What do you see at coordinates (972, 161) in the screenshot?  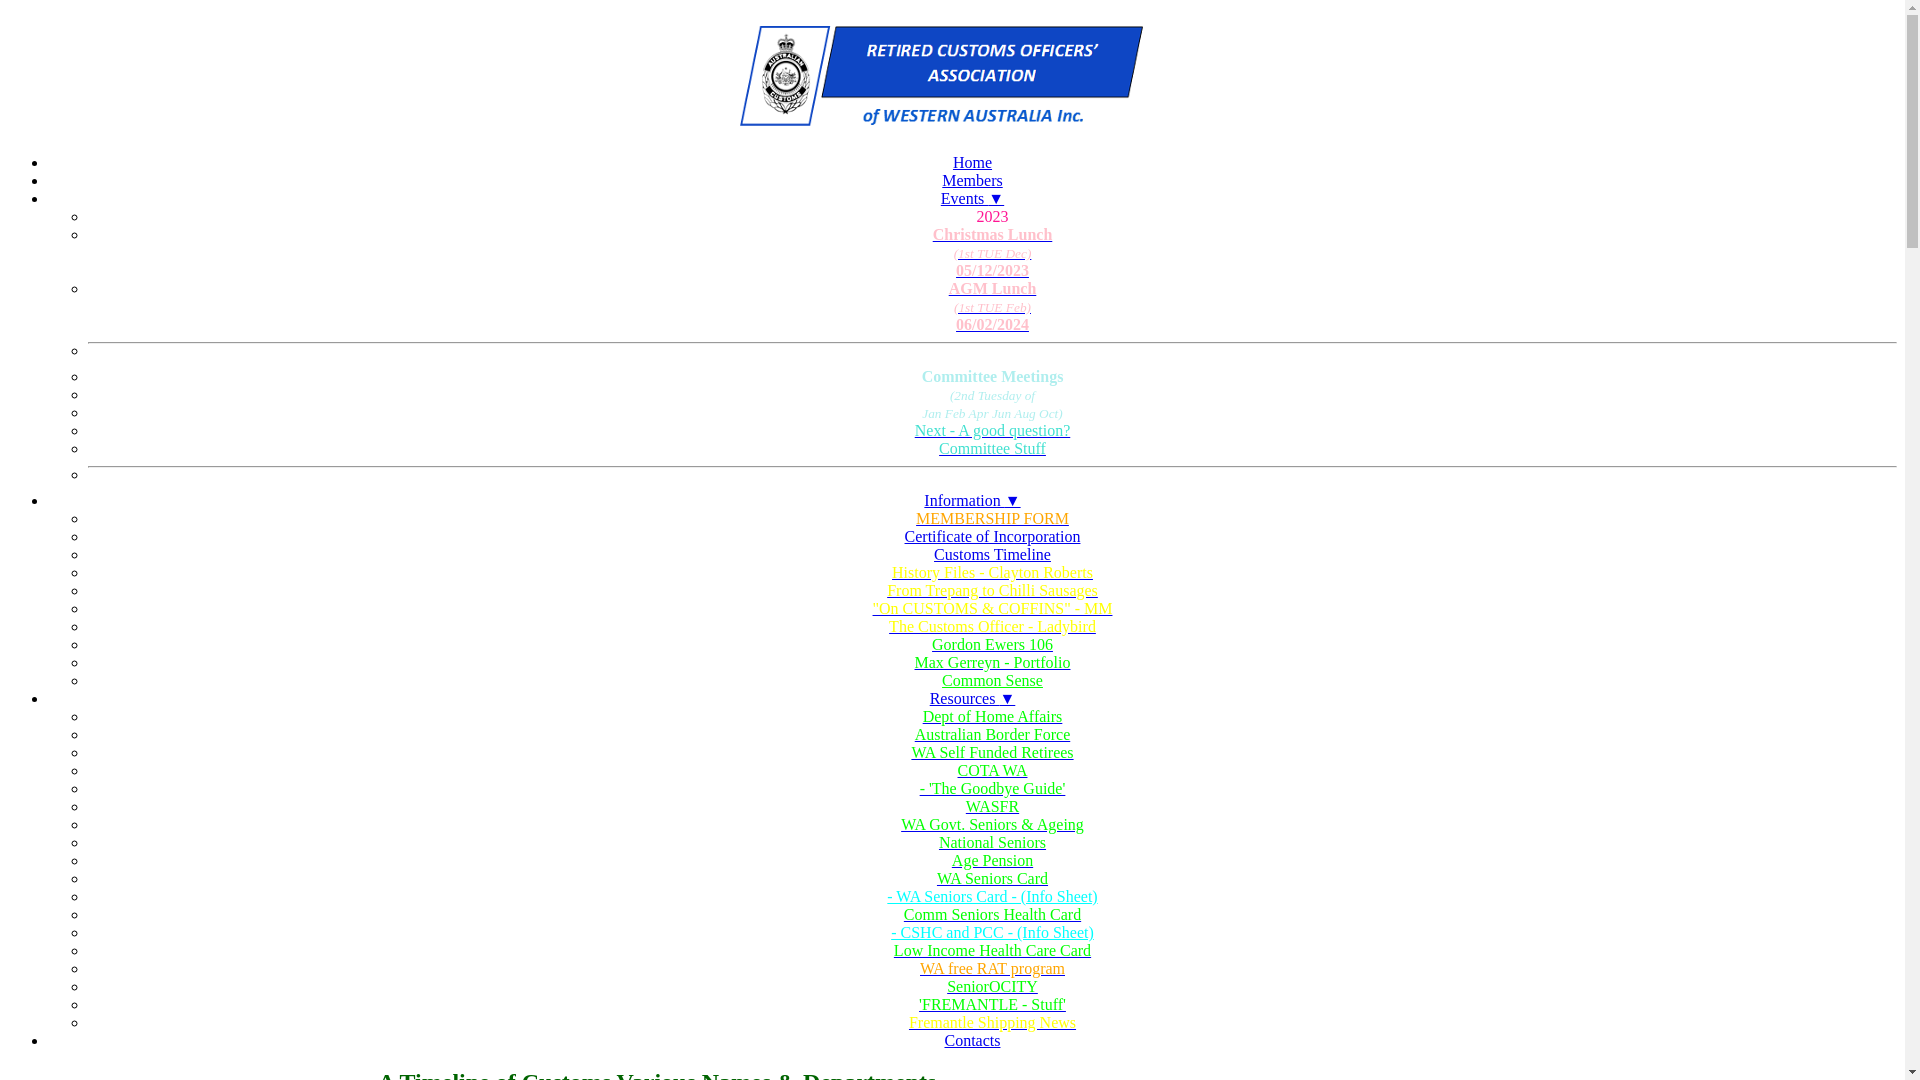 I see `'Home'` at bounding box center [972, 161].